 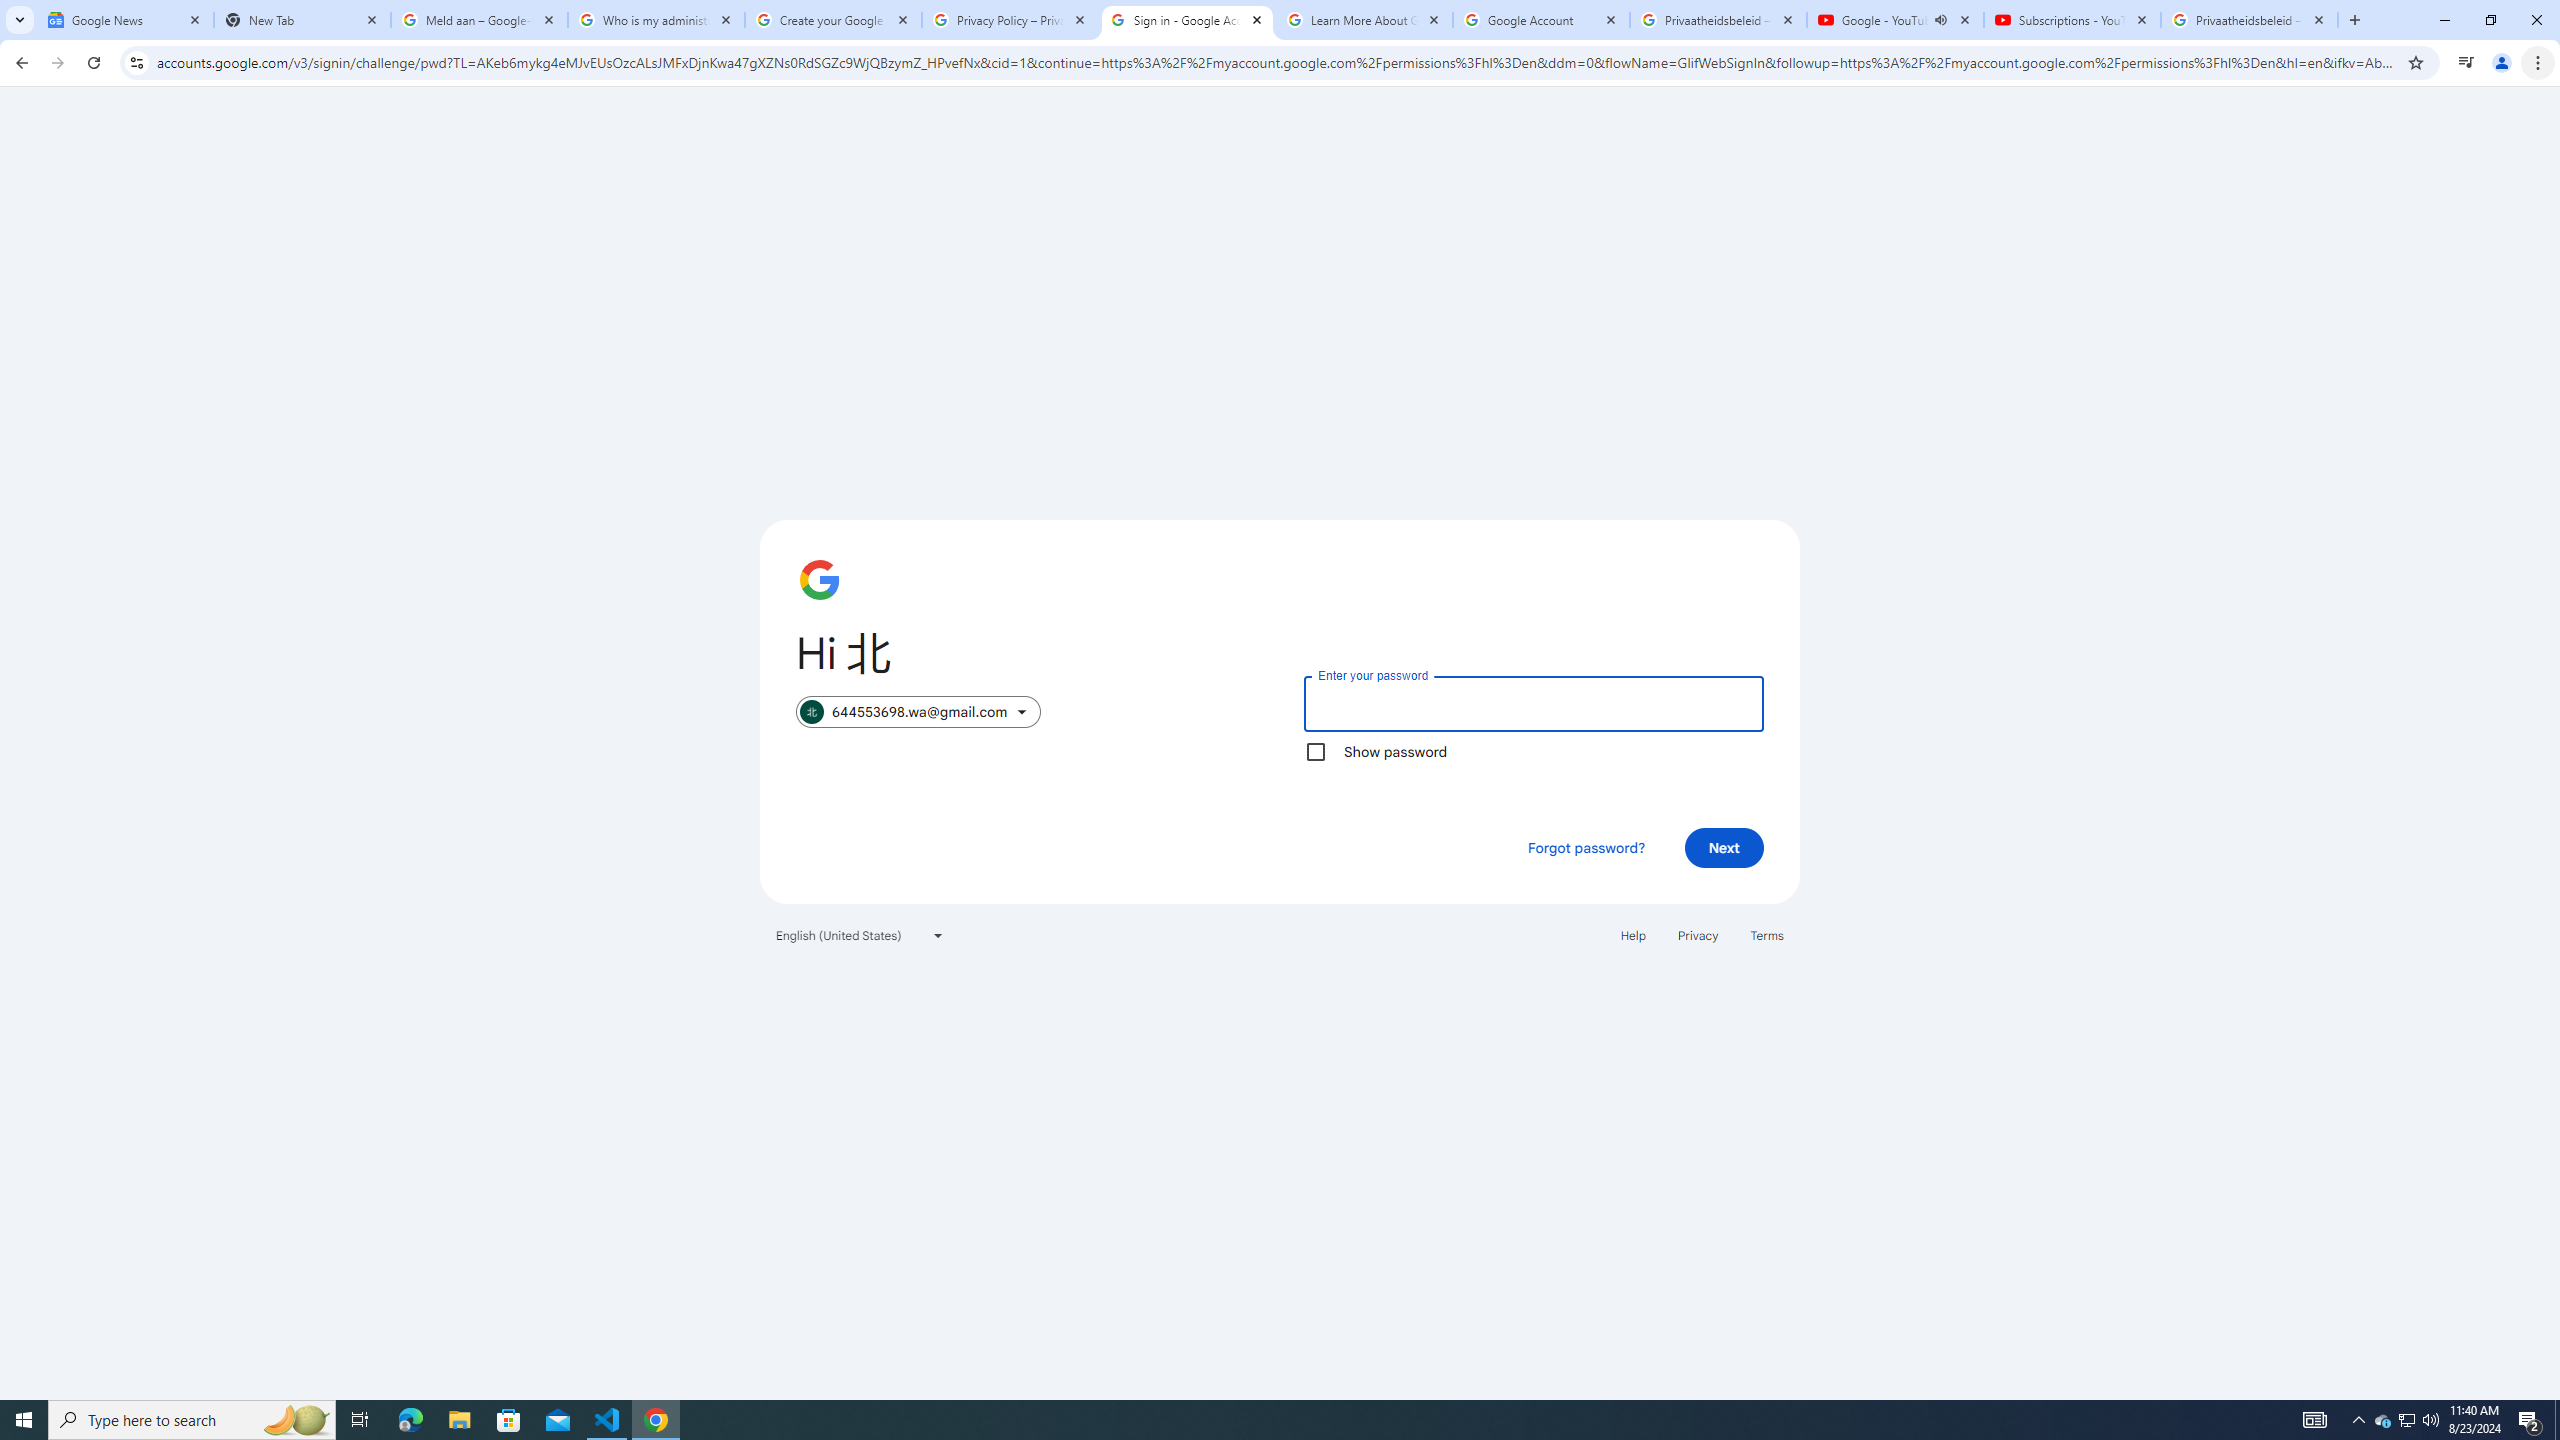 I want to click on 'Google - YouTube - Audio playing', so click(x=1895, y=19).